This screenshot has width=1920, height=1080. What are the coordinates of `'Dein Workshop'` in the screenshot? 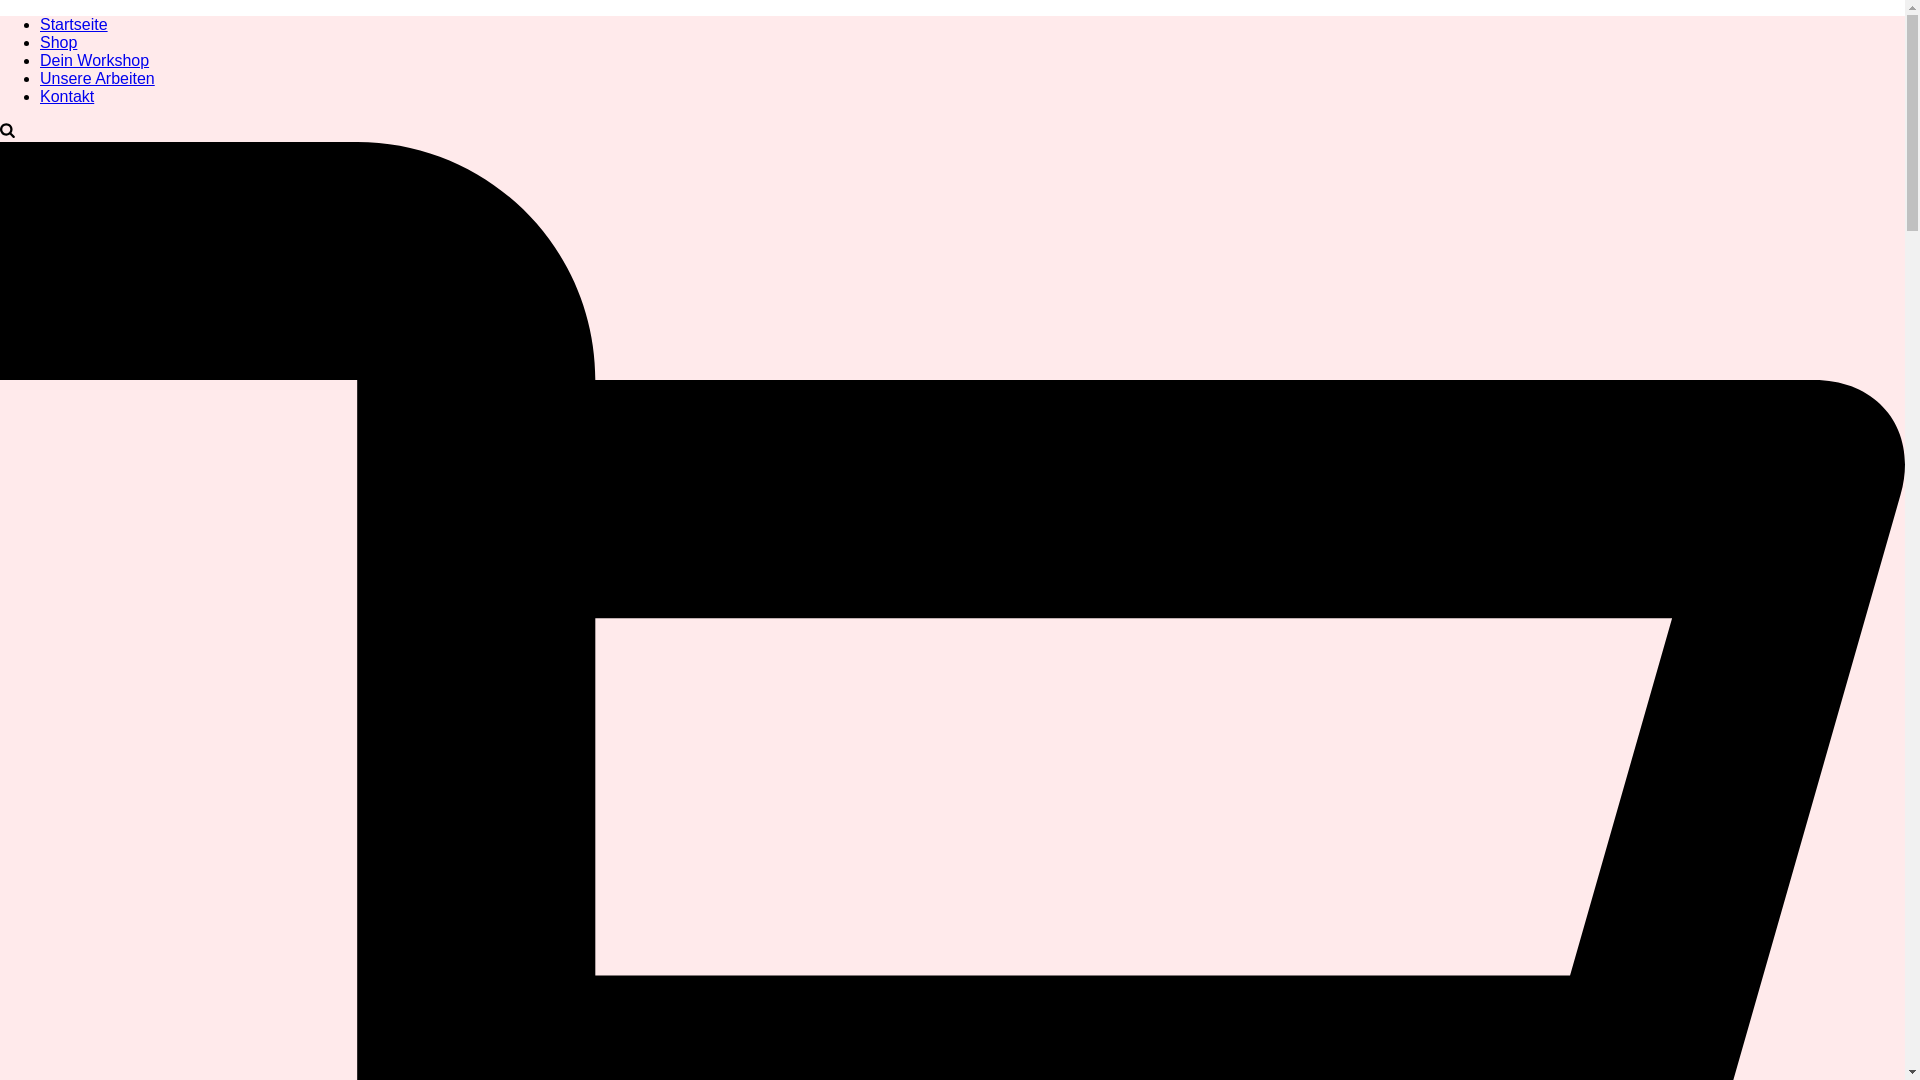 It's located at (93, 59).